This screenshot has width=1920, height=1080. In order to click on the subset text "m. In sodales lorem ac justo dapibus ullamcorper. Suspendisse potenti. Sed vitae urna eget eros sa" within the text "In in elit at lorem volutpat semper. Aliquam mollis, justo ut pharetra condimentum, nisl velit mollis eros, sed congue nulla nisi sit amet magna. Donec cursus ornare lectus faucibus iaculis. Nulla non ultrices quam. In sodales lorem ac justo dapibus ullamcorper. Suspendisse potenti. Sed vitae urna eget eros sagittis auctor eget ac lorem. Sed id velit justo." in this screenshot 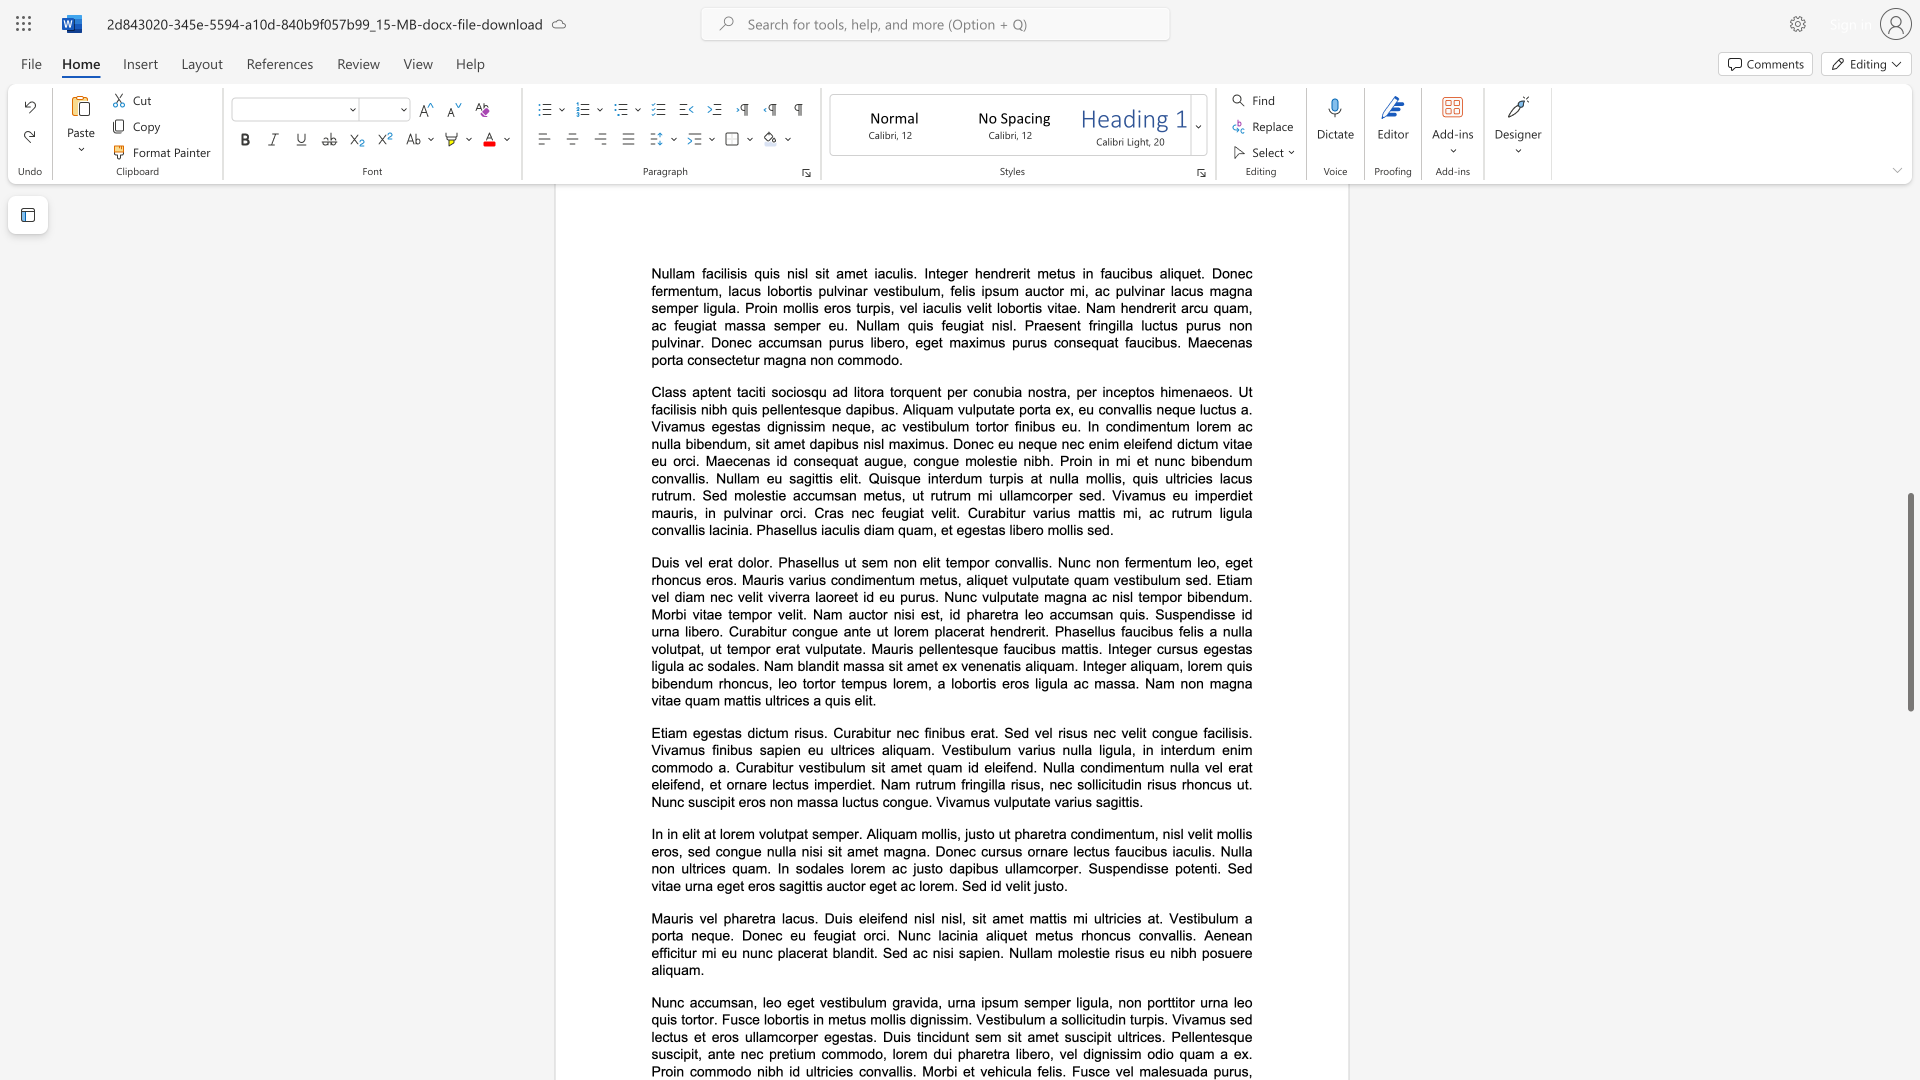, I will do `click(754, 867)`.